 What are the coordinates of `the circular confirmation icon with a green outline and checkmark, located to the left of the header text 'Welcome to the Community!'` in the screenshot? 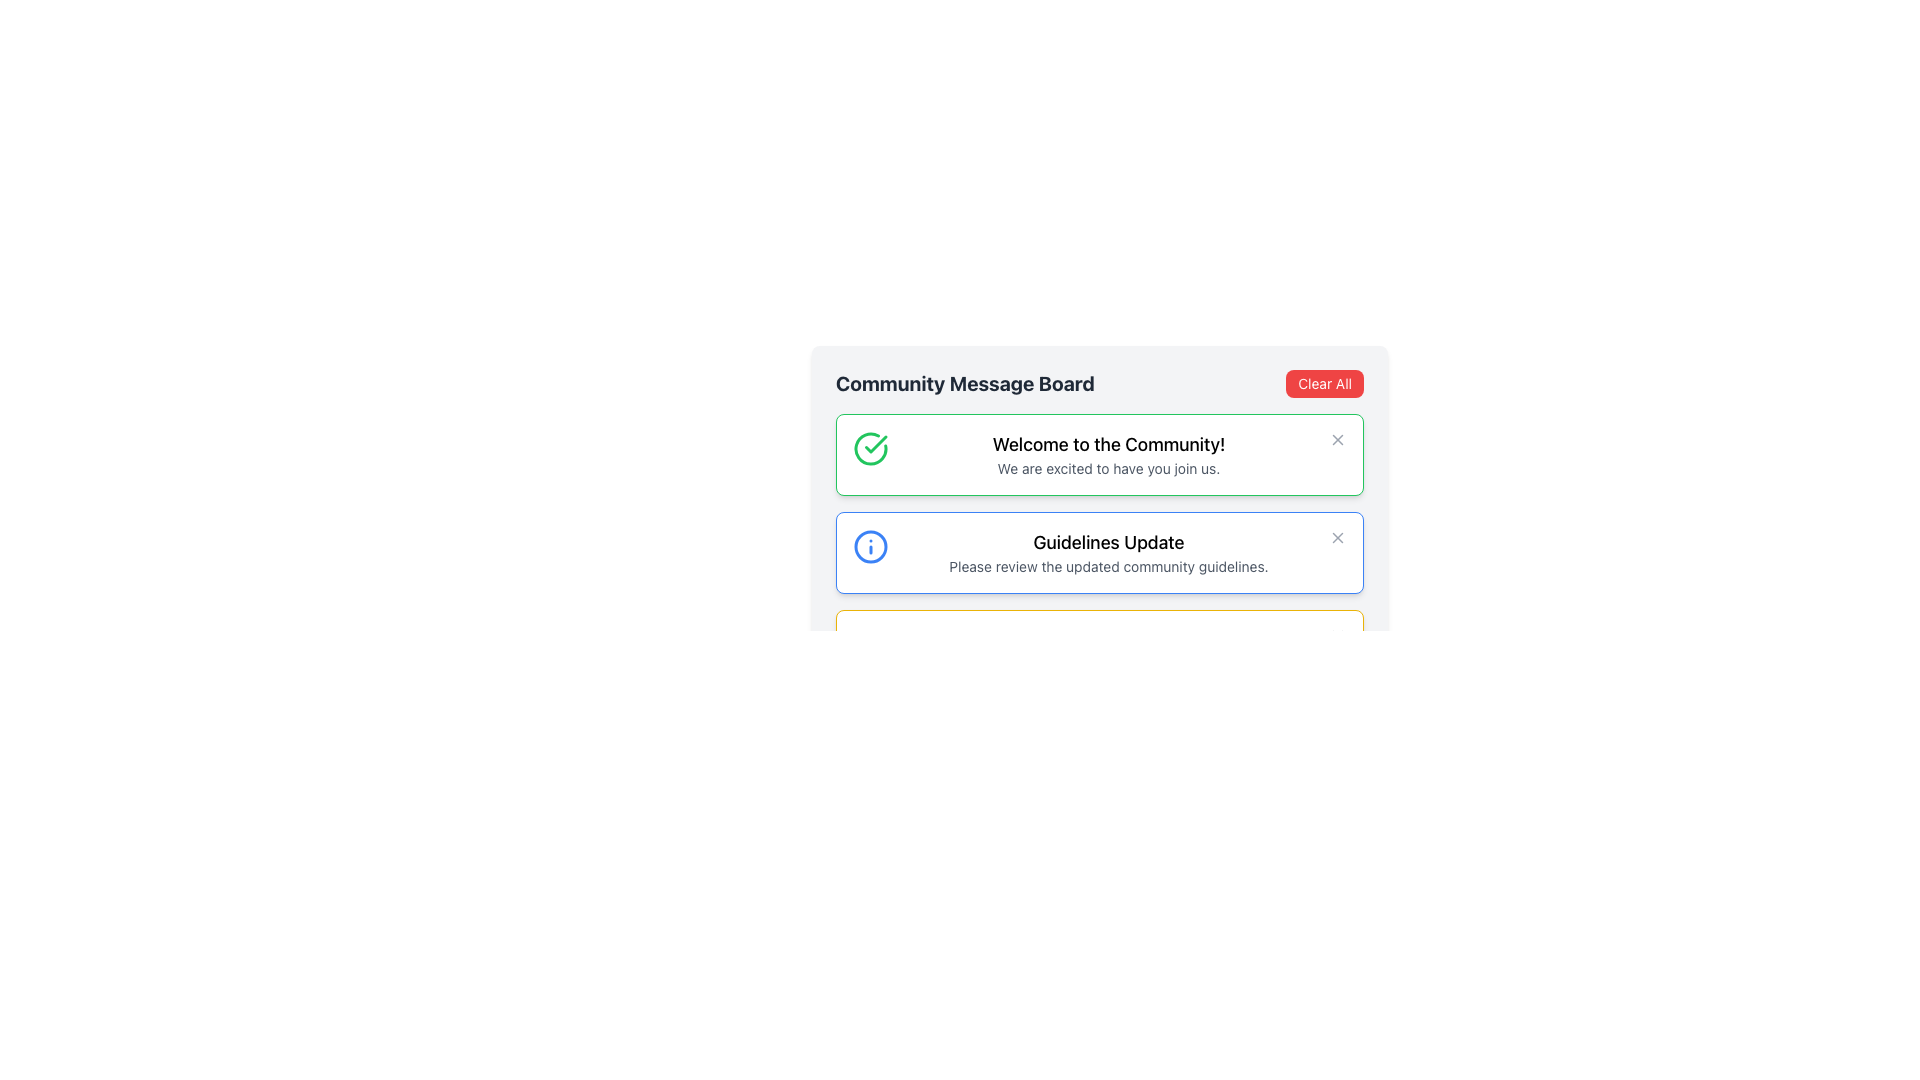 It's located at (870, 447).